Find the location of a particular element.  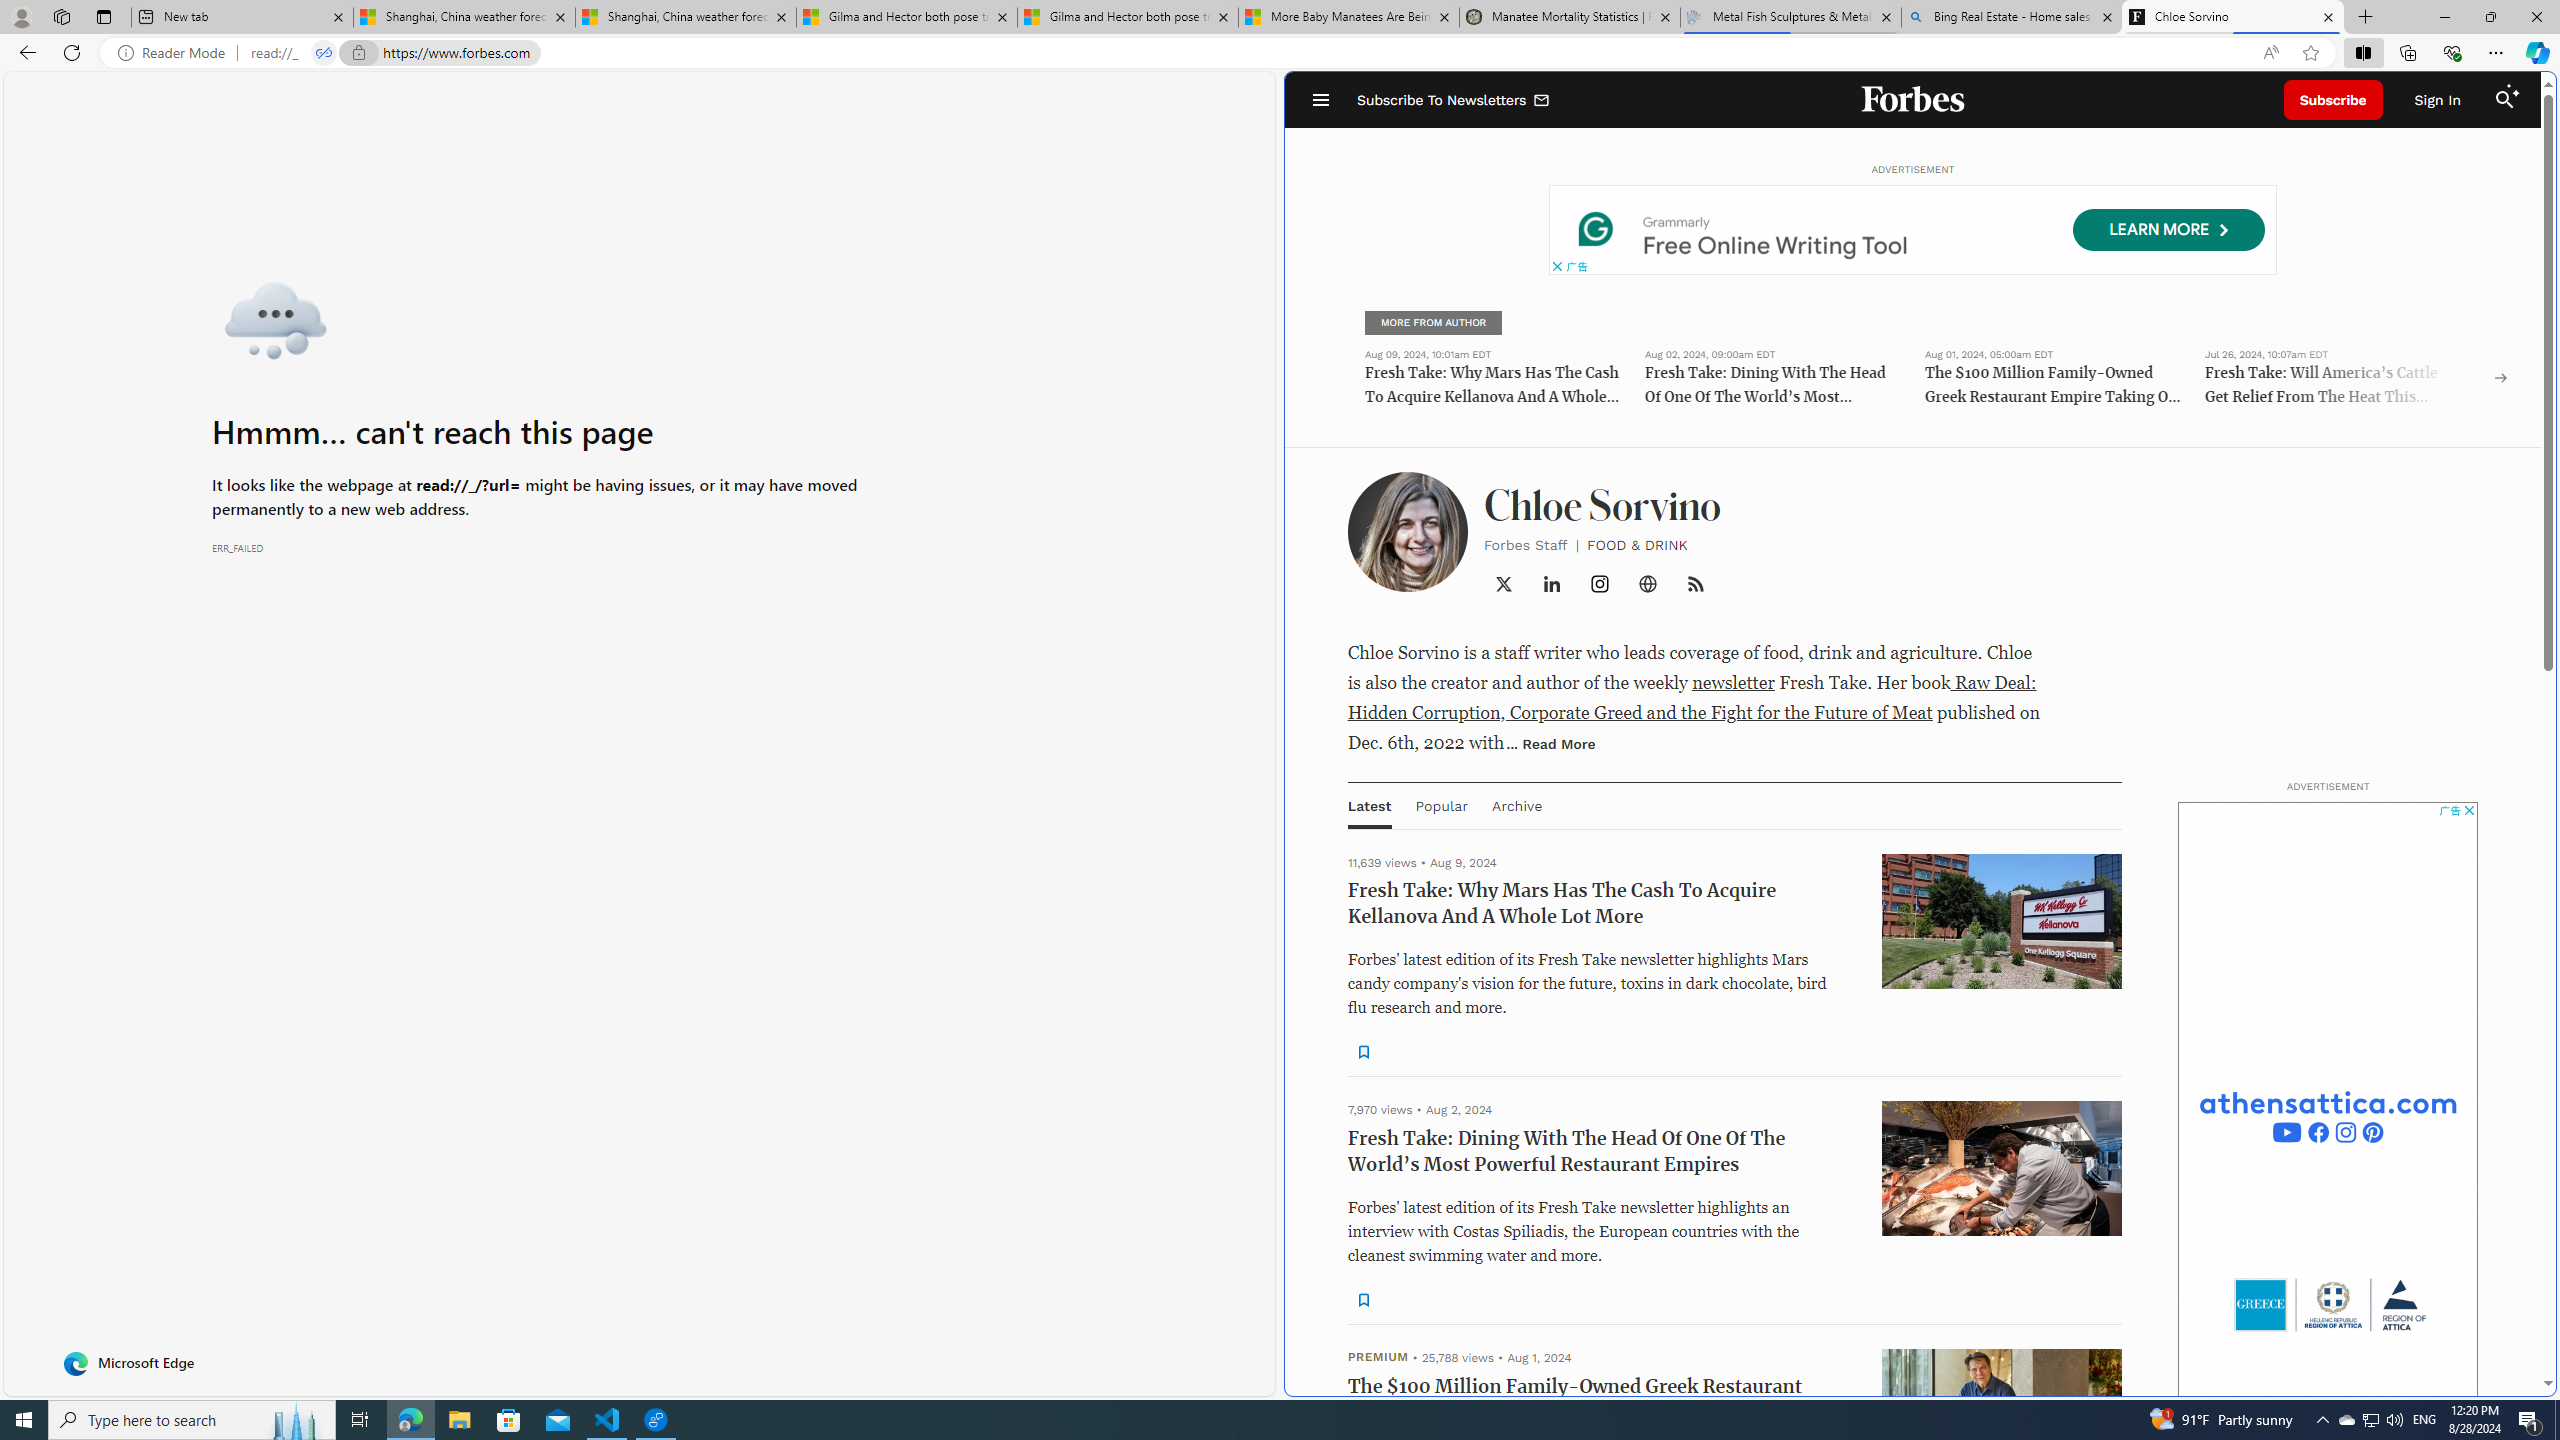

'Class: sparkles_svg__fs-icon sparkles_svg__fs-icon--sparkles' is located at coordinates (2515, 89).